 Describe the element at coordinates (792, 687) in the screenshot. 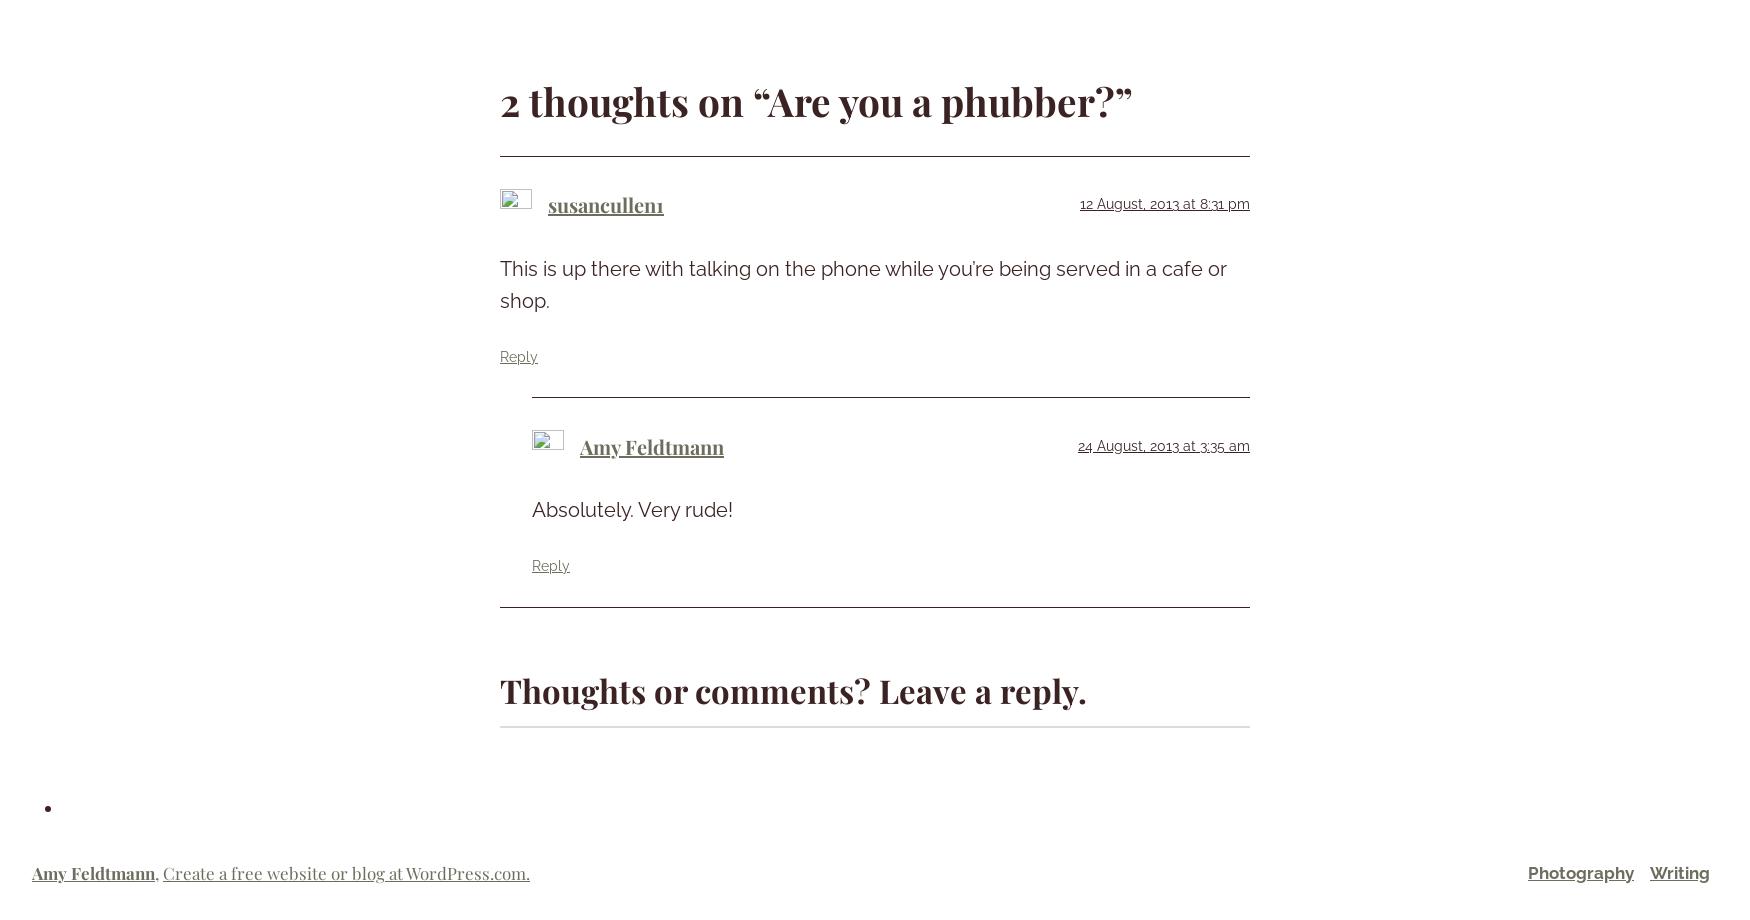

I see `'Thoughts or comments? Leave a reply.'` at that location.